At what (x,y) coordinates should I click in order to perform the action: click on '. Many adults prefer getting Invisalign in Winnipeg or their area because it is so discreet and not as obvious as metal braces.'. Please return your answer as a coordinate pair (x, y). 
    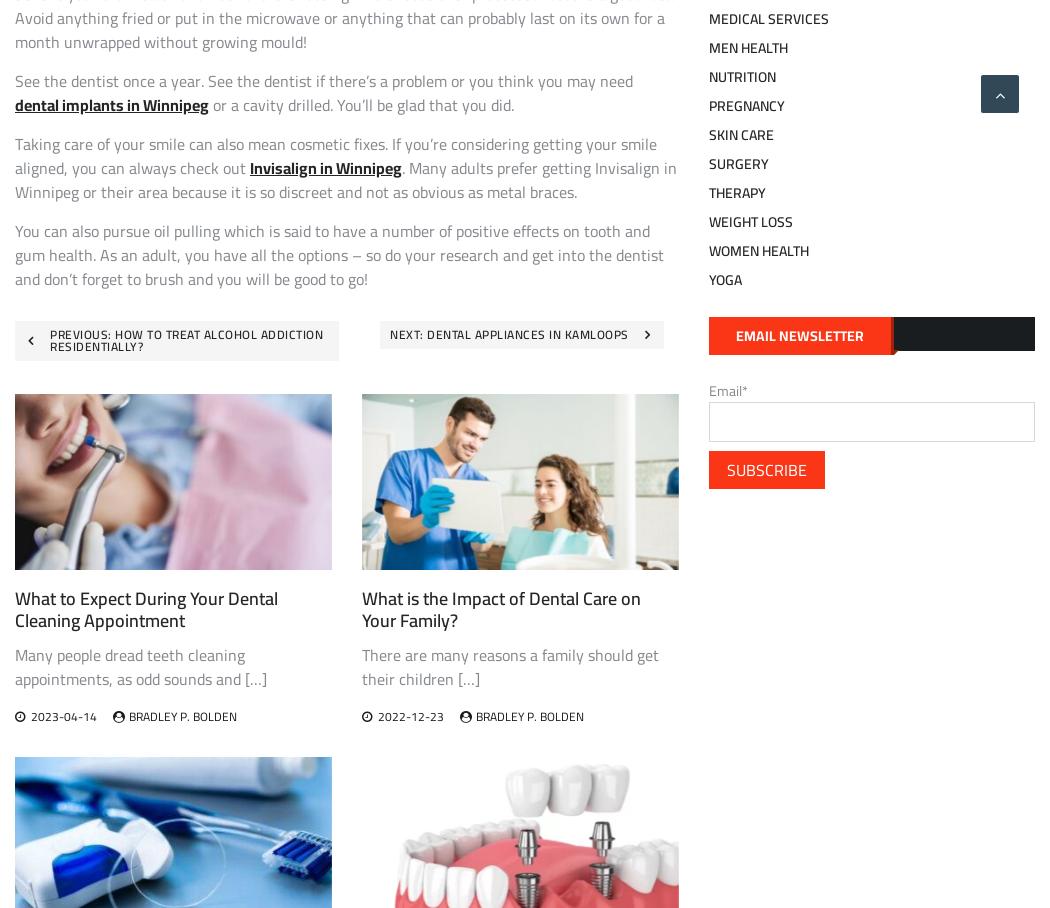
    Looking at the image, I should click on (344, 178).